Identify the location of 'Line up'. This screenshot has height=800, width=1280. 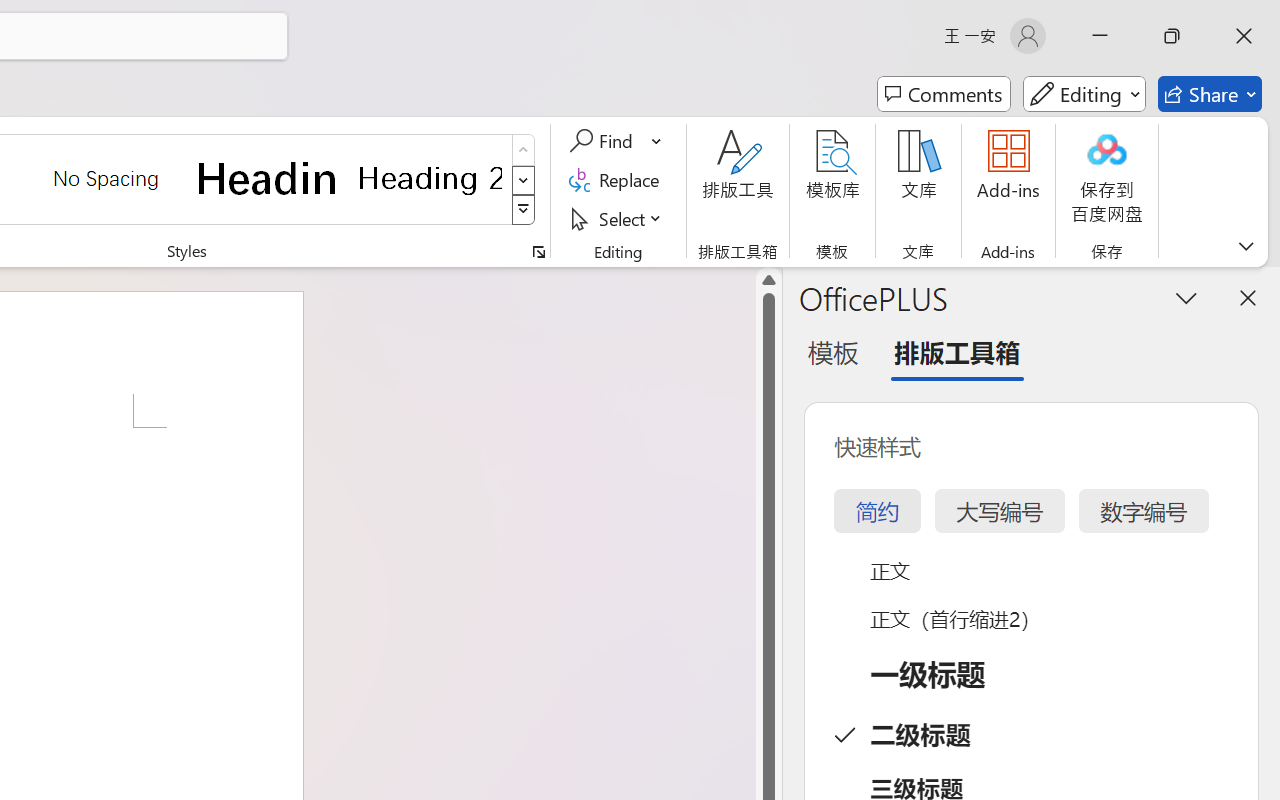
(768, 280).